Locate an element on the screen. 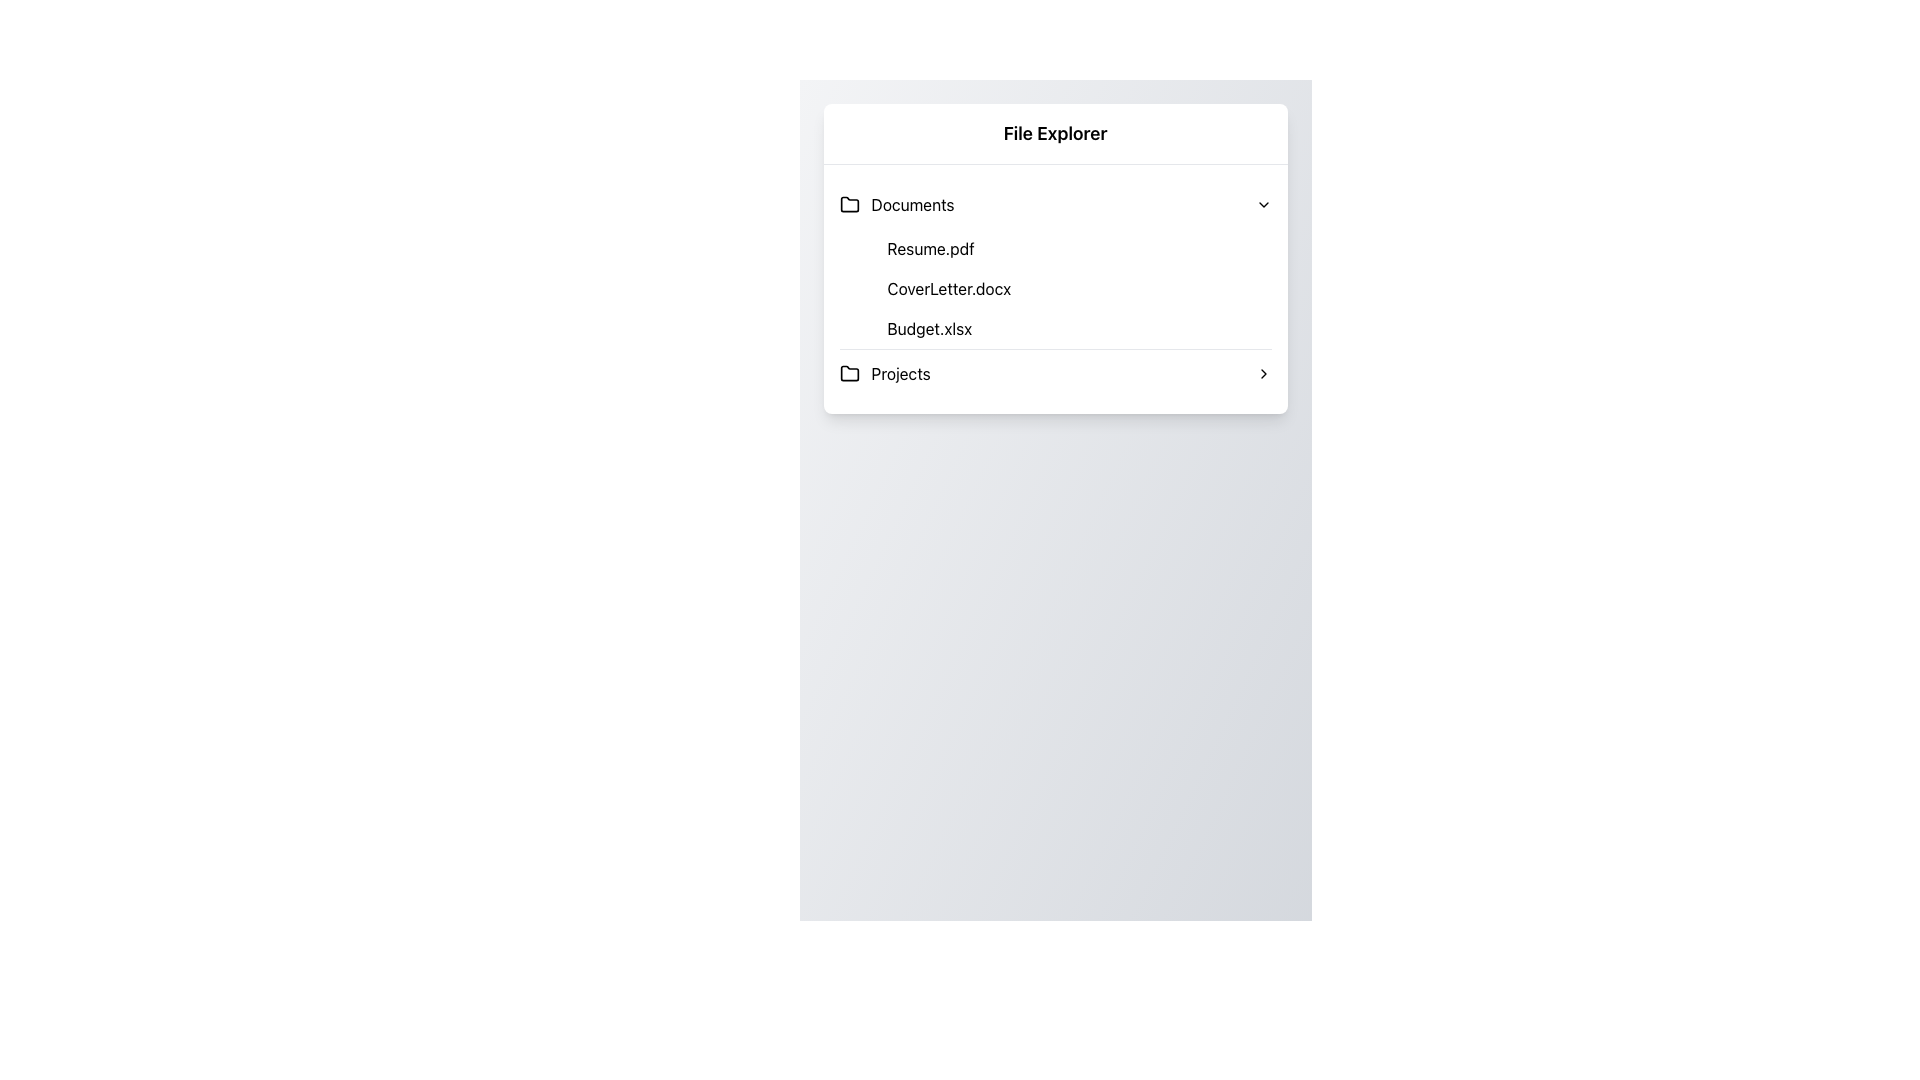 This screenshot has height=1080, width=1920. the 'Resume.pdf' file entry in the Documents section is located at coordinates (1070, 248).